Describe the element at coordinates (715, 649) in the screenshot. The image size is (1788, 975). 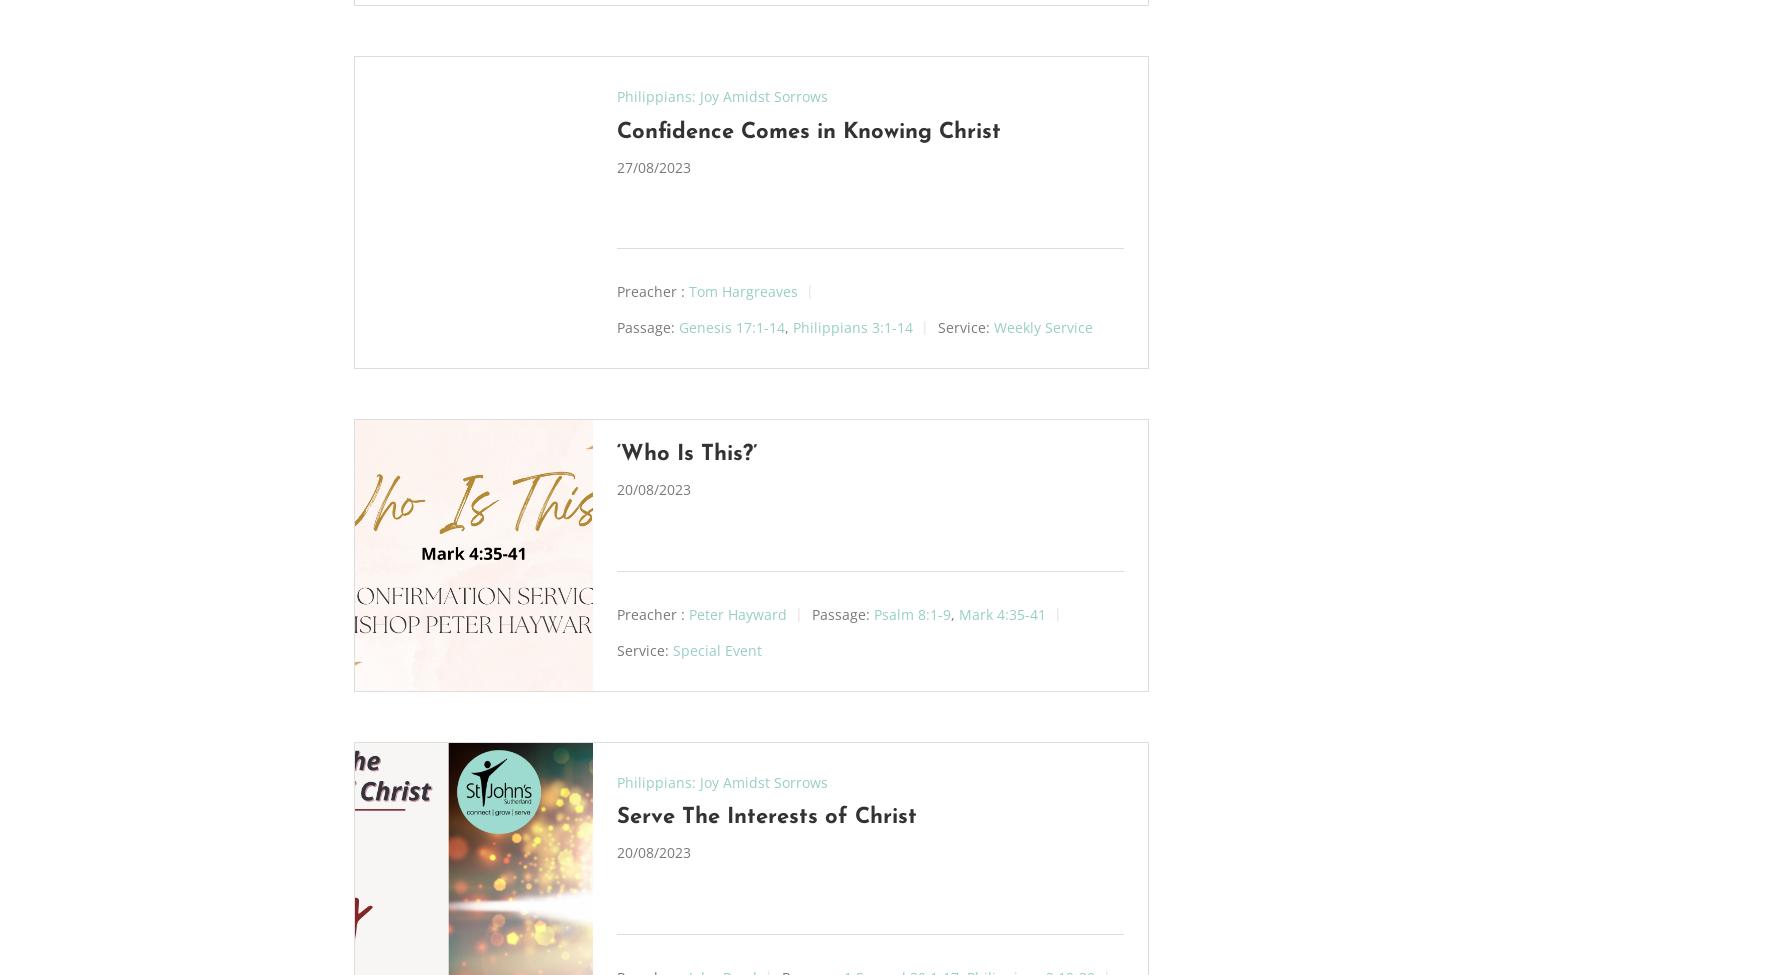
I see `'Special Event'` at that location.